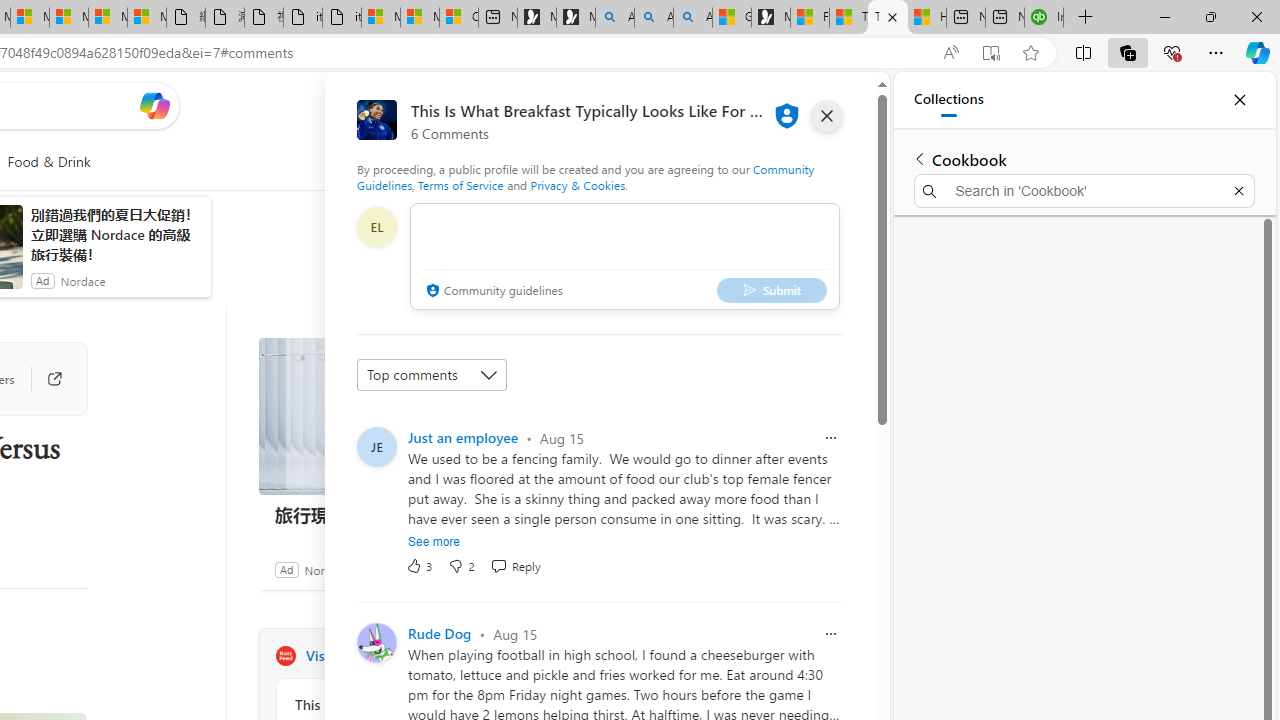  I want to click on 'Report comment', so click(831, 633).